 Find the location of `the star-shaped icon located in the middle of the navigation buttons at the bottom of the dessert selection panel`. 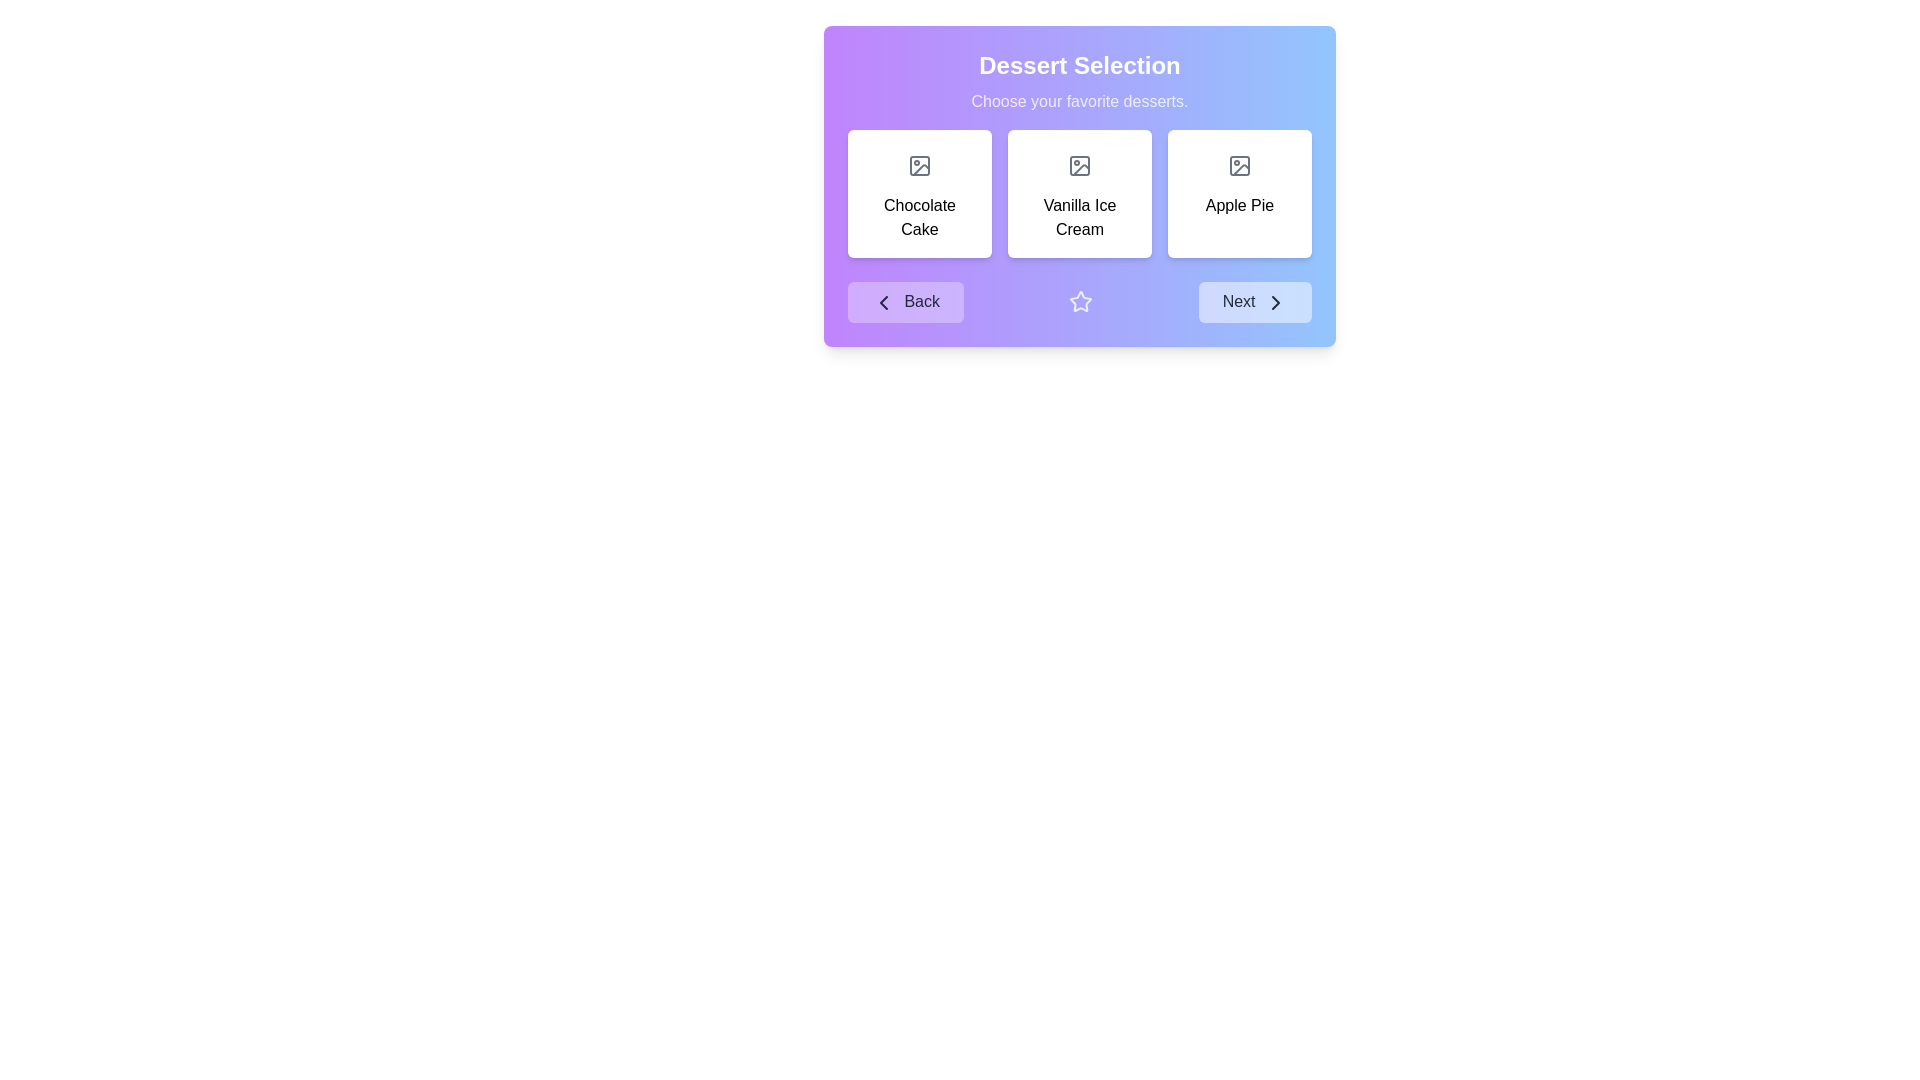

the star-shaped icon located in the middle of the navigation buttons at the bottom of the dessert selection panel is located at coordinates (1079, 301).